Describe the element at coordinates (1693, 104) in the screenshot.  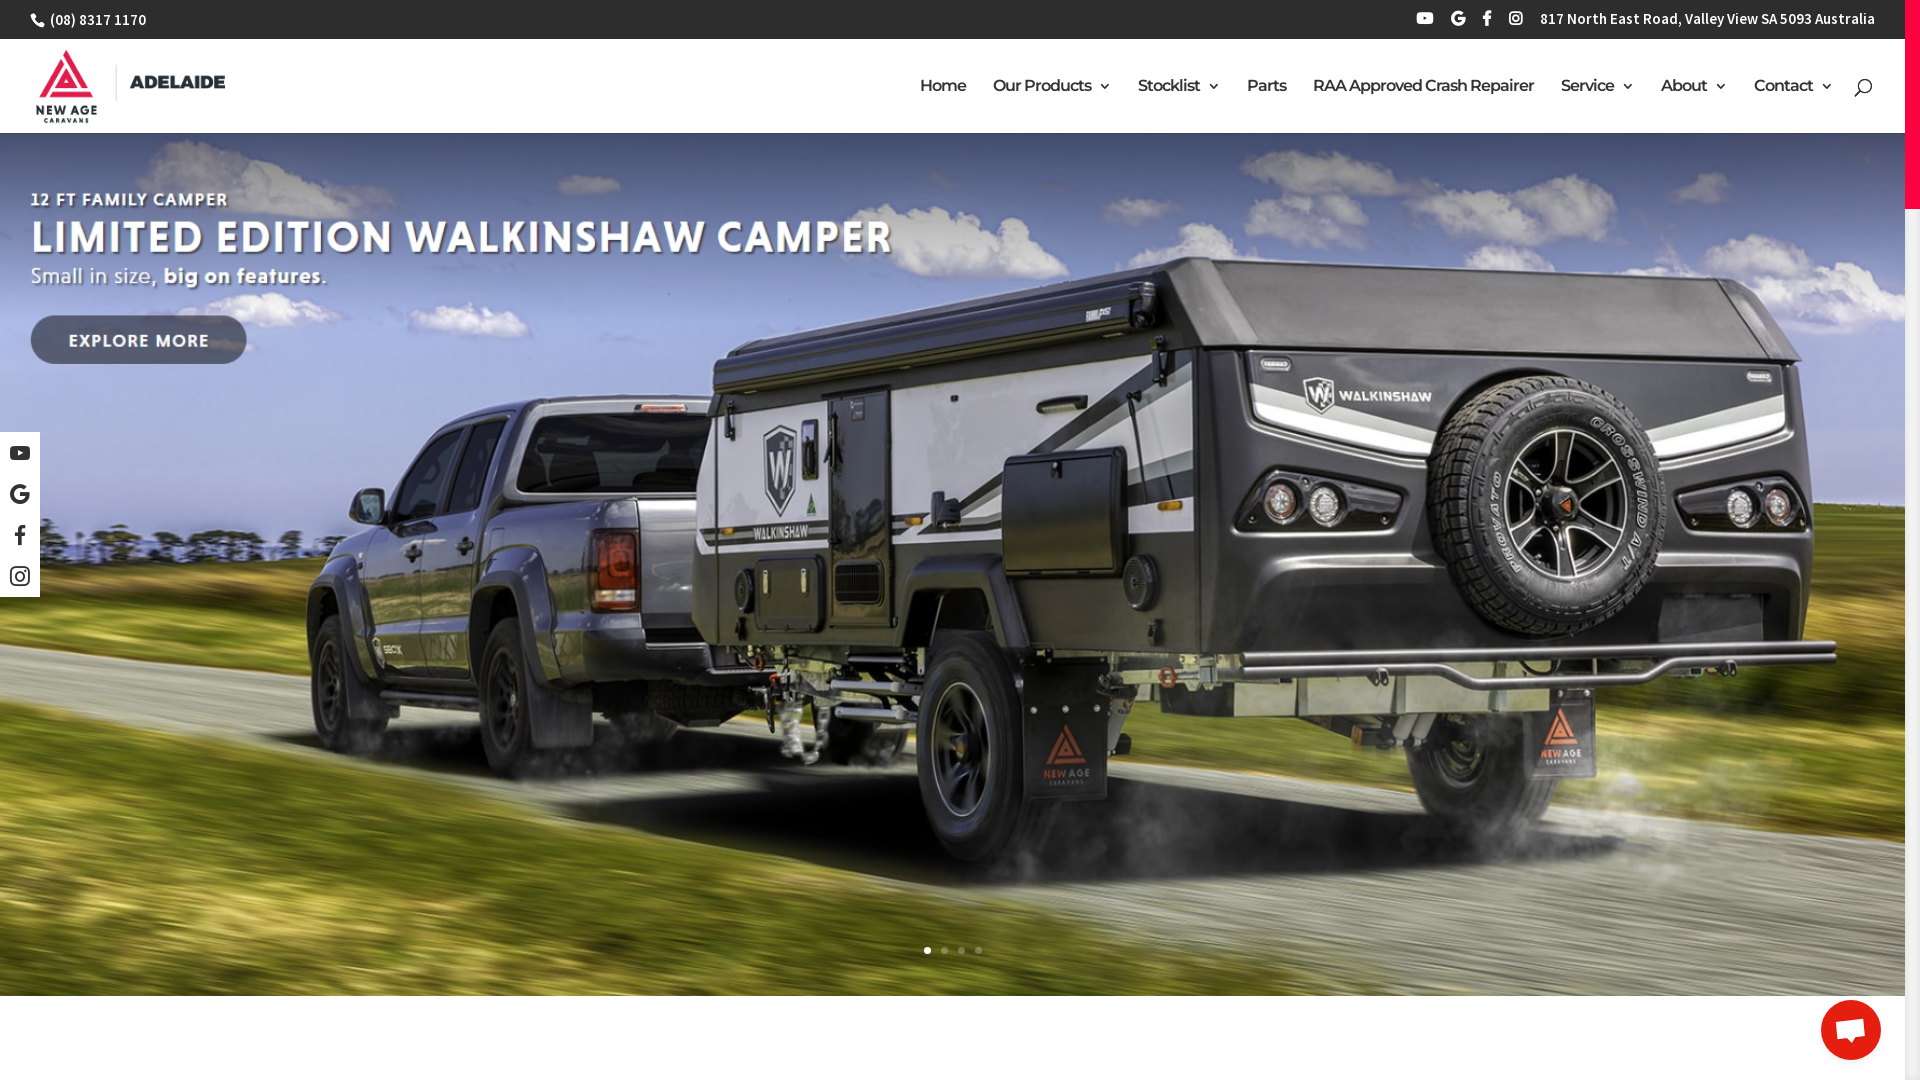
I see `'About'` at that location.